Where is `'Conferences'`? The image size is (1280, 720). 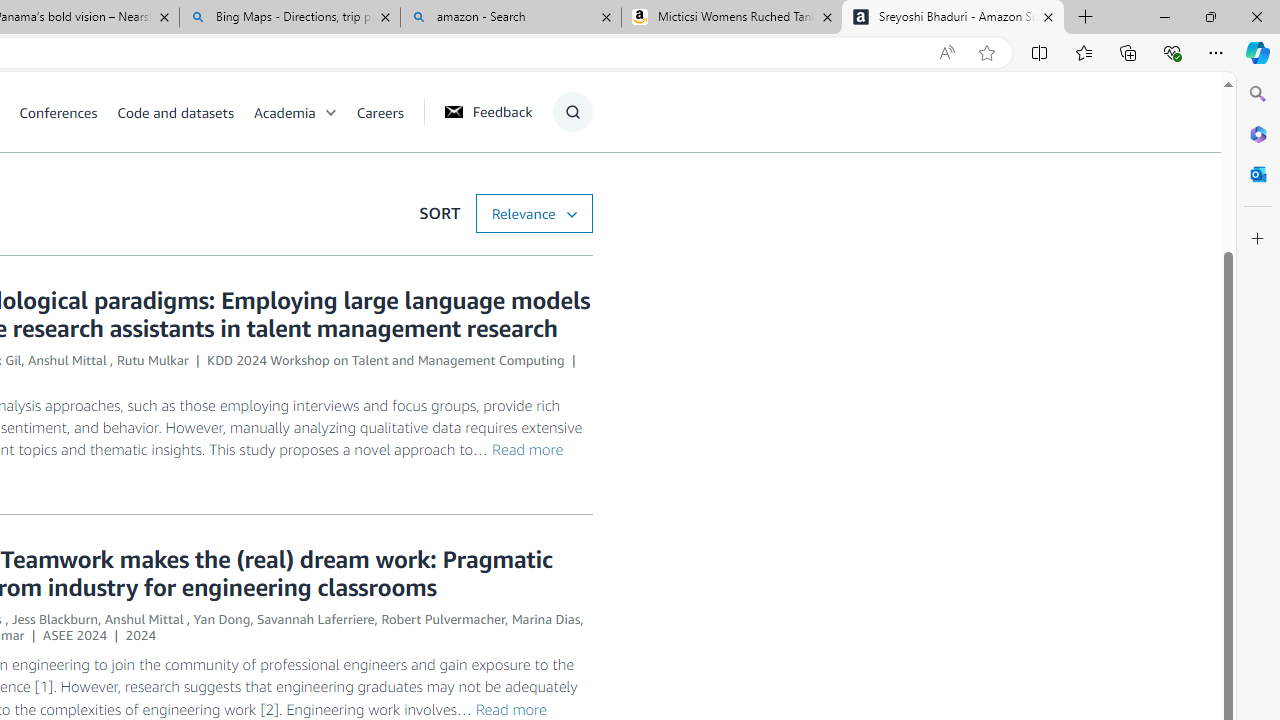 'Conferences' is located at coordinates (68, 111).